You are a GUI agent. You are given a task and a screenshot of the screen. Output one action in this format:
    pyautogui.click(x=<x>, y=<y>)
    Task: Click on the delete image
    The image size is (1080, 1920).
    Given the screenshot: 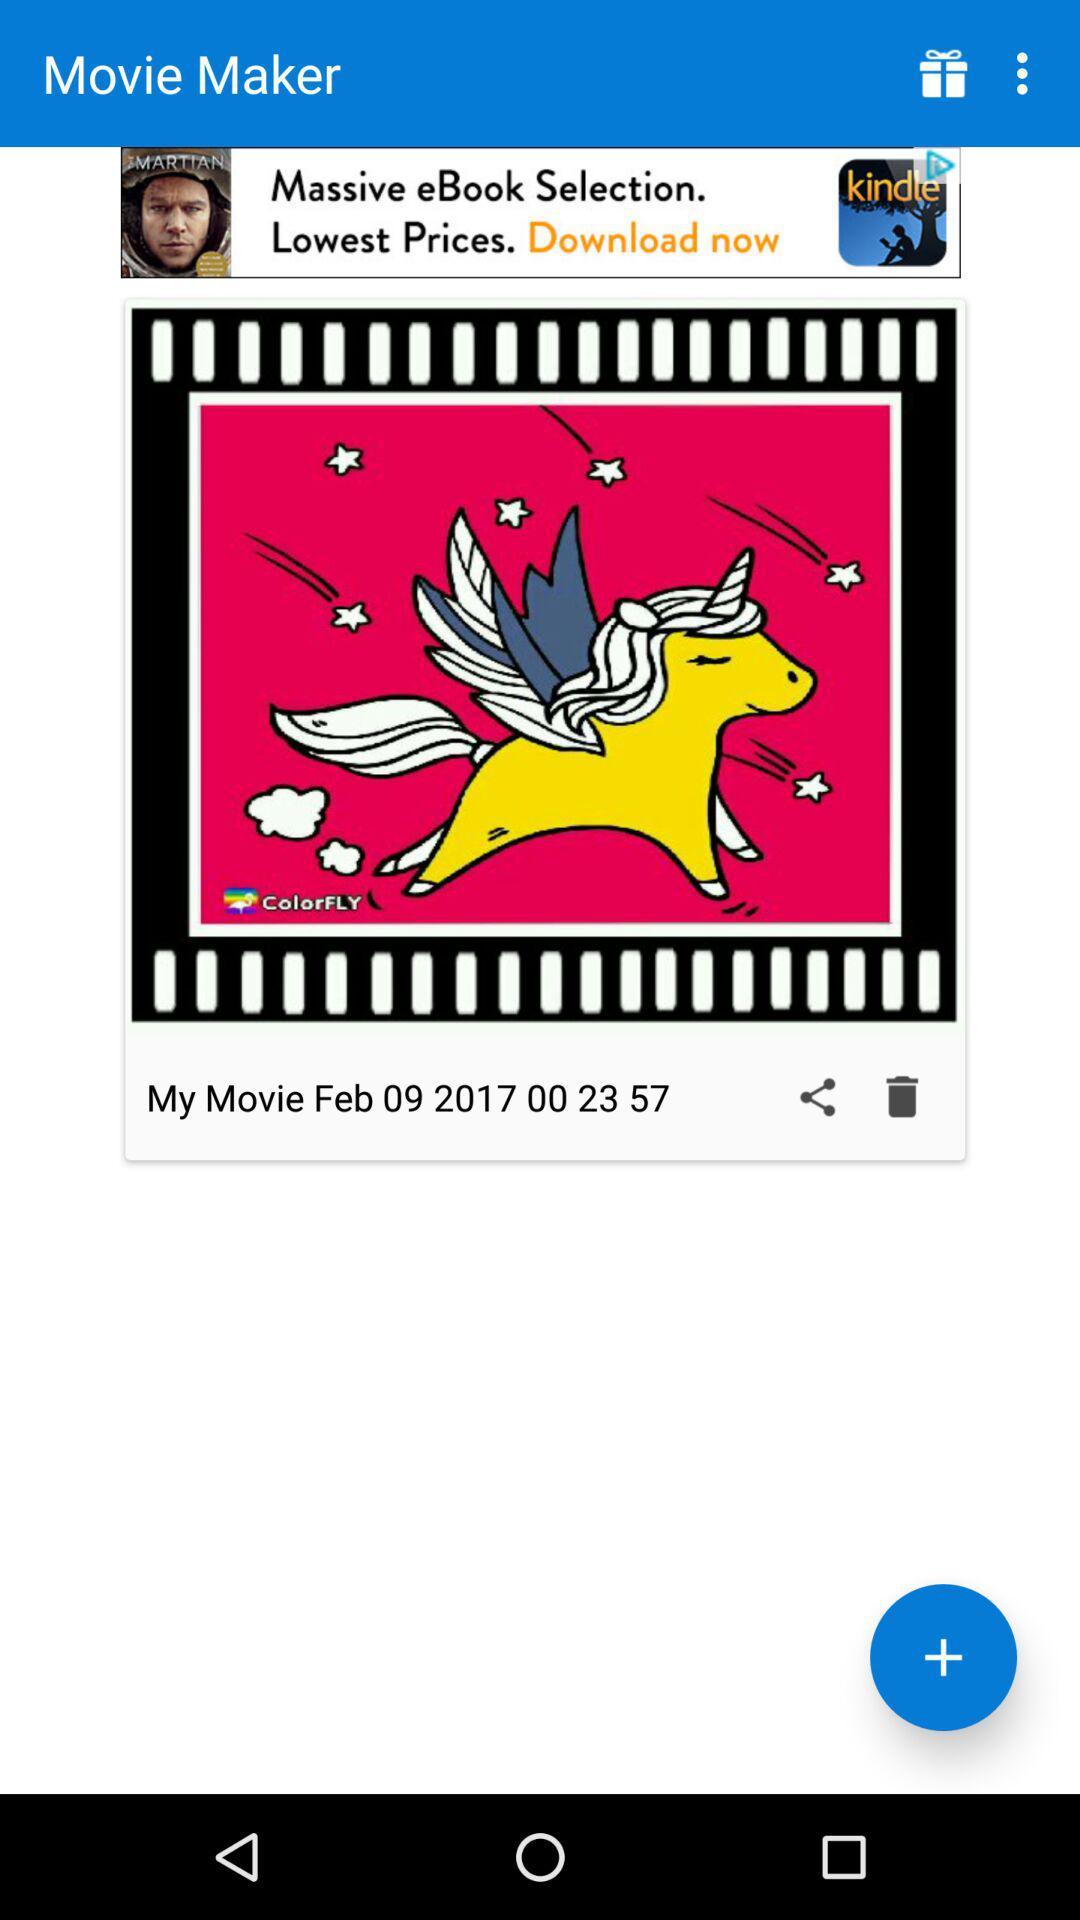 What is the action you would take?
    pyautogui.click(x=902, y=1096)
    